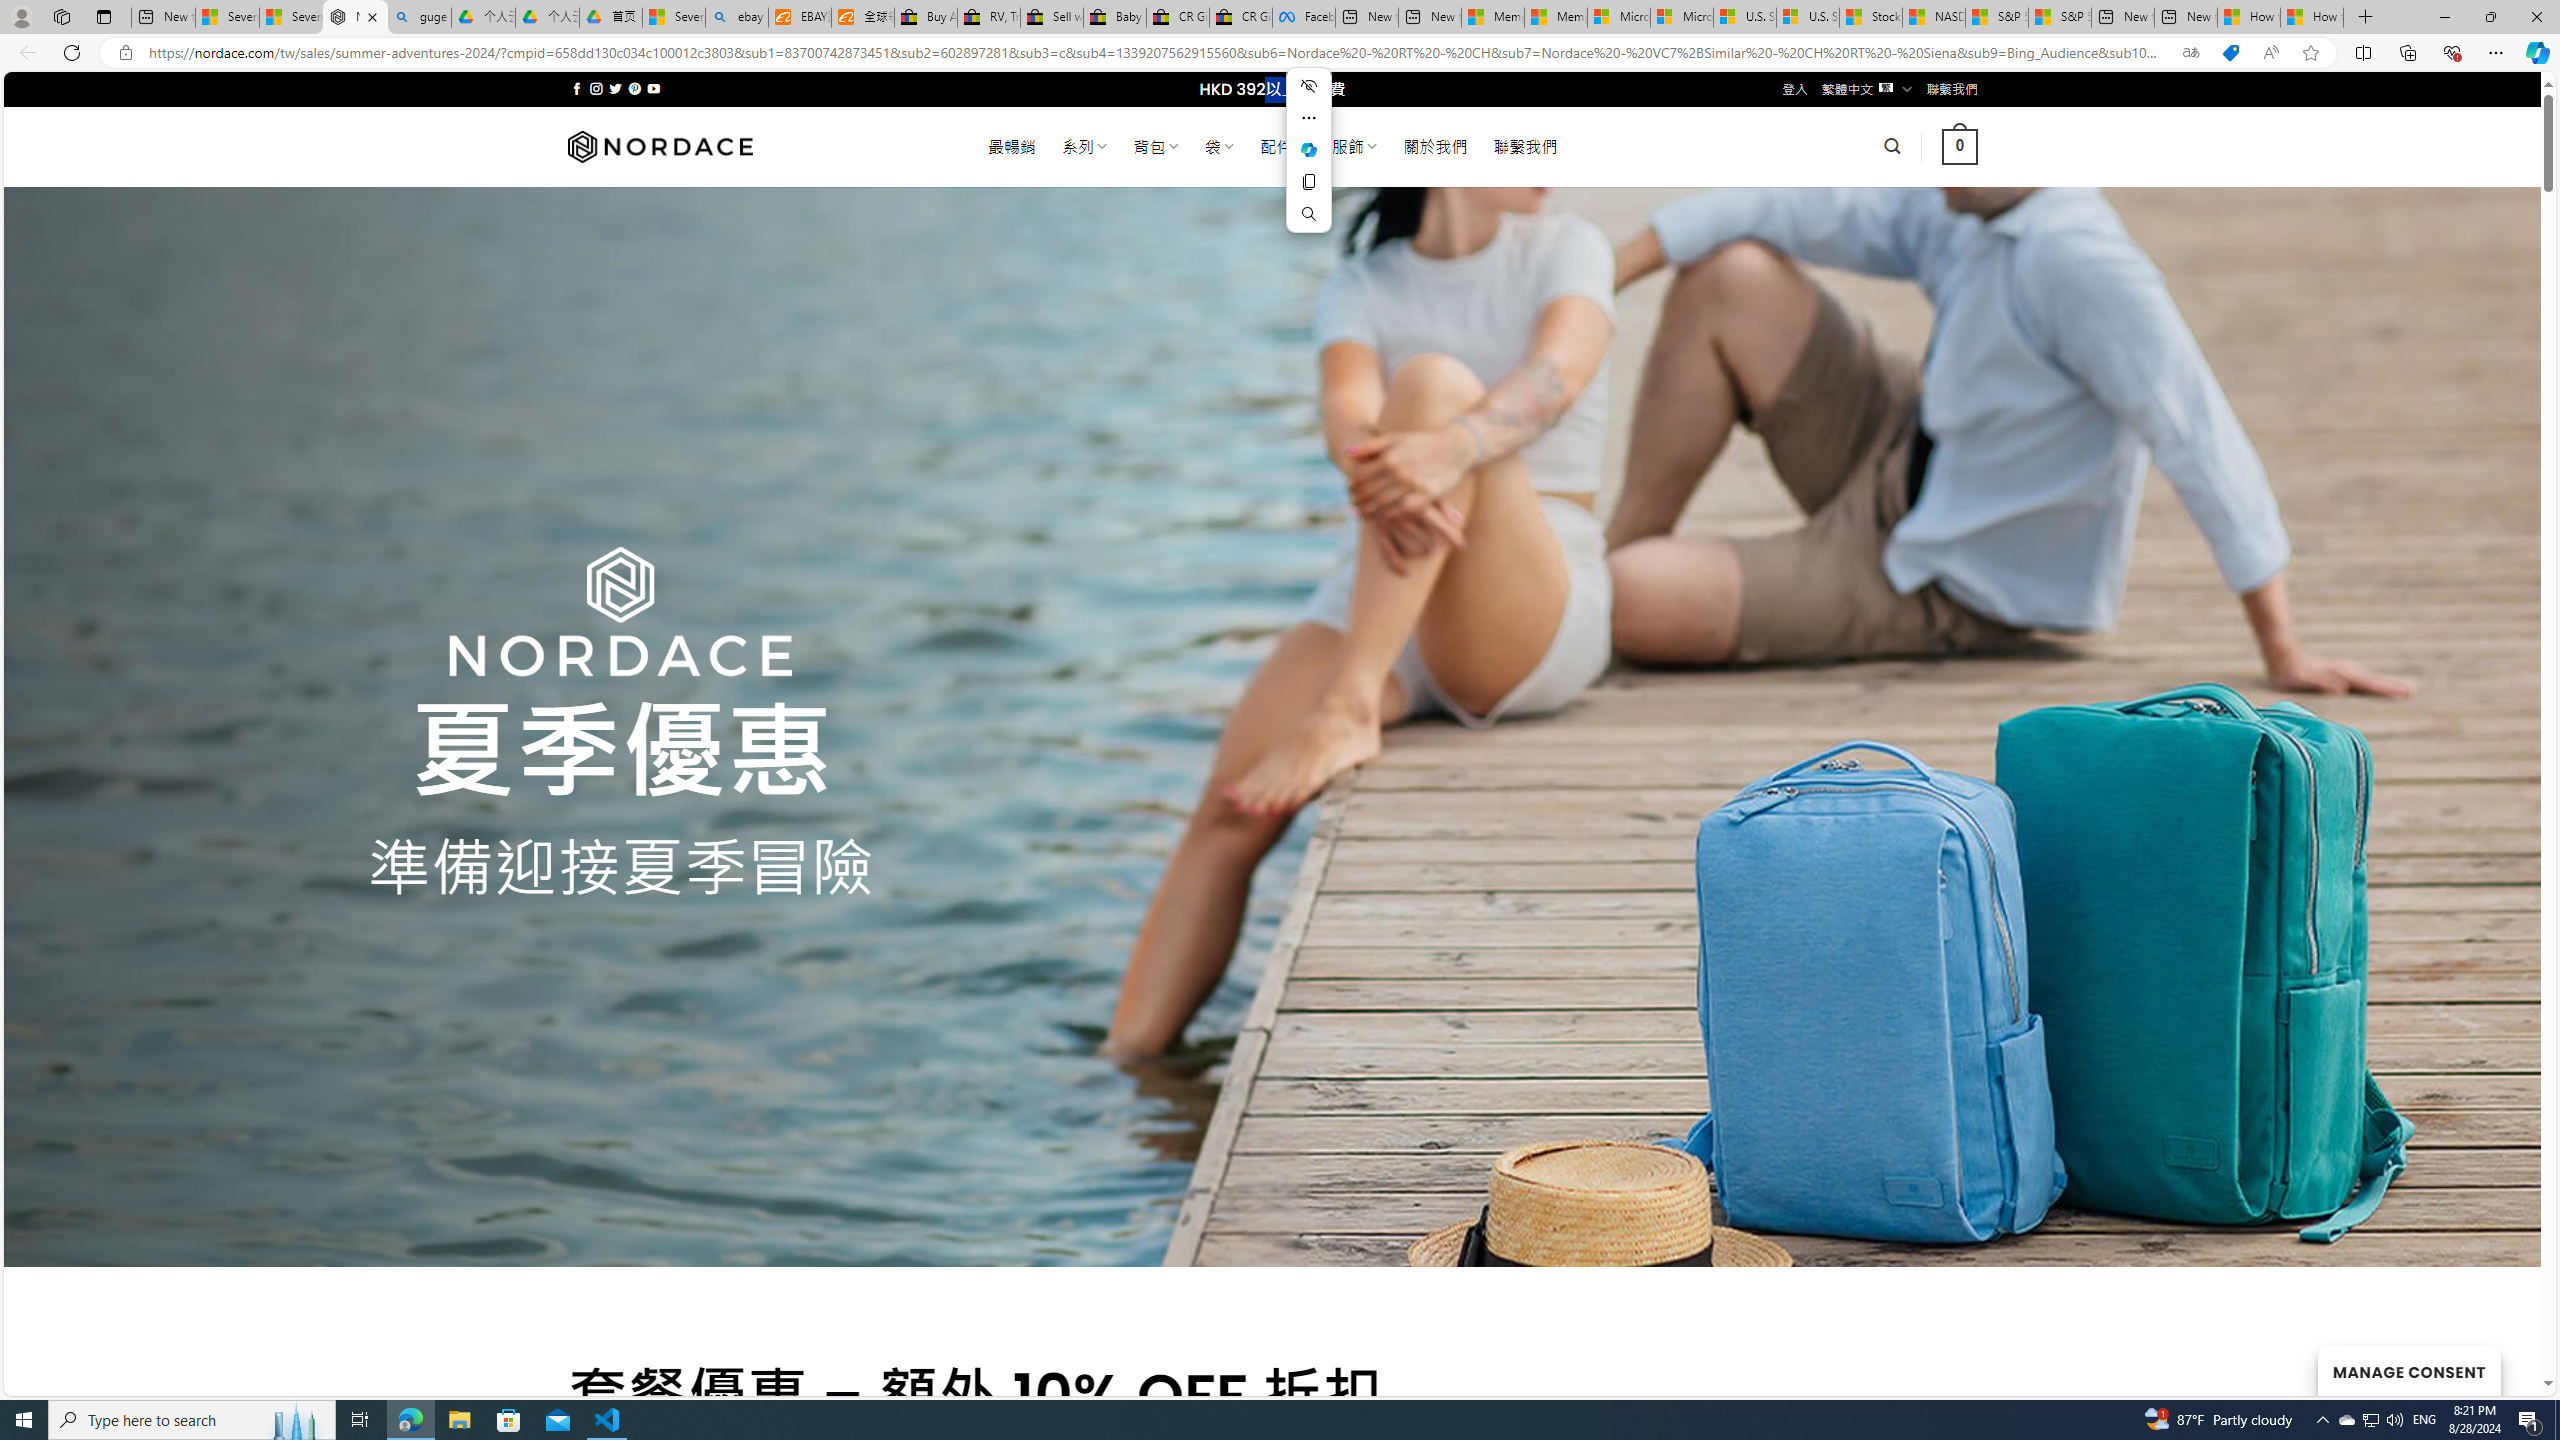 The height and width of the screenshot is (1440, 2560). I want to click on ' 0 ', so click(1960, 145).